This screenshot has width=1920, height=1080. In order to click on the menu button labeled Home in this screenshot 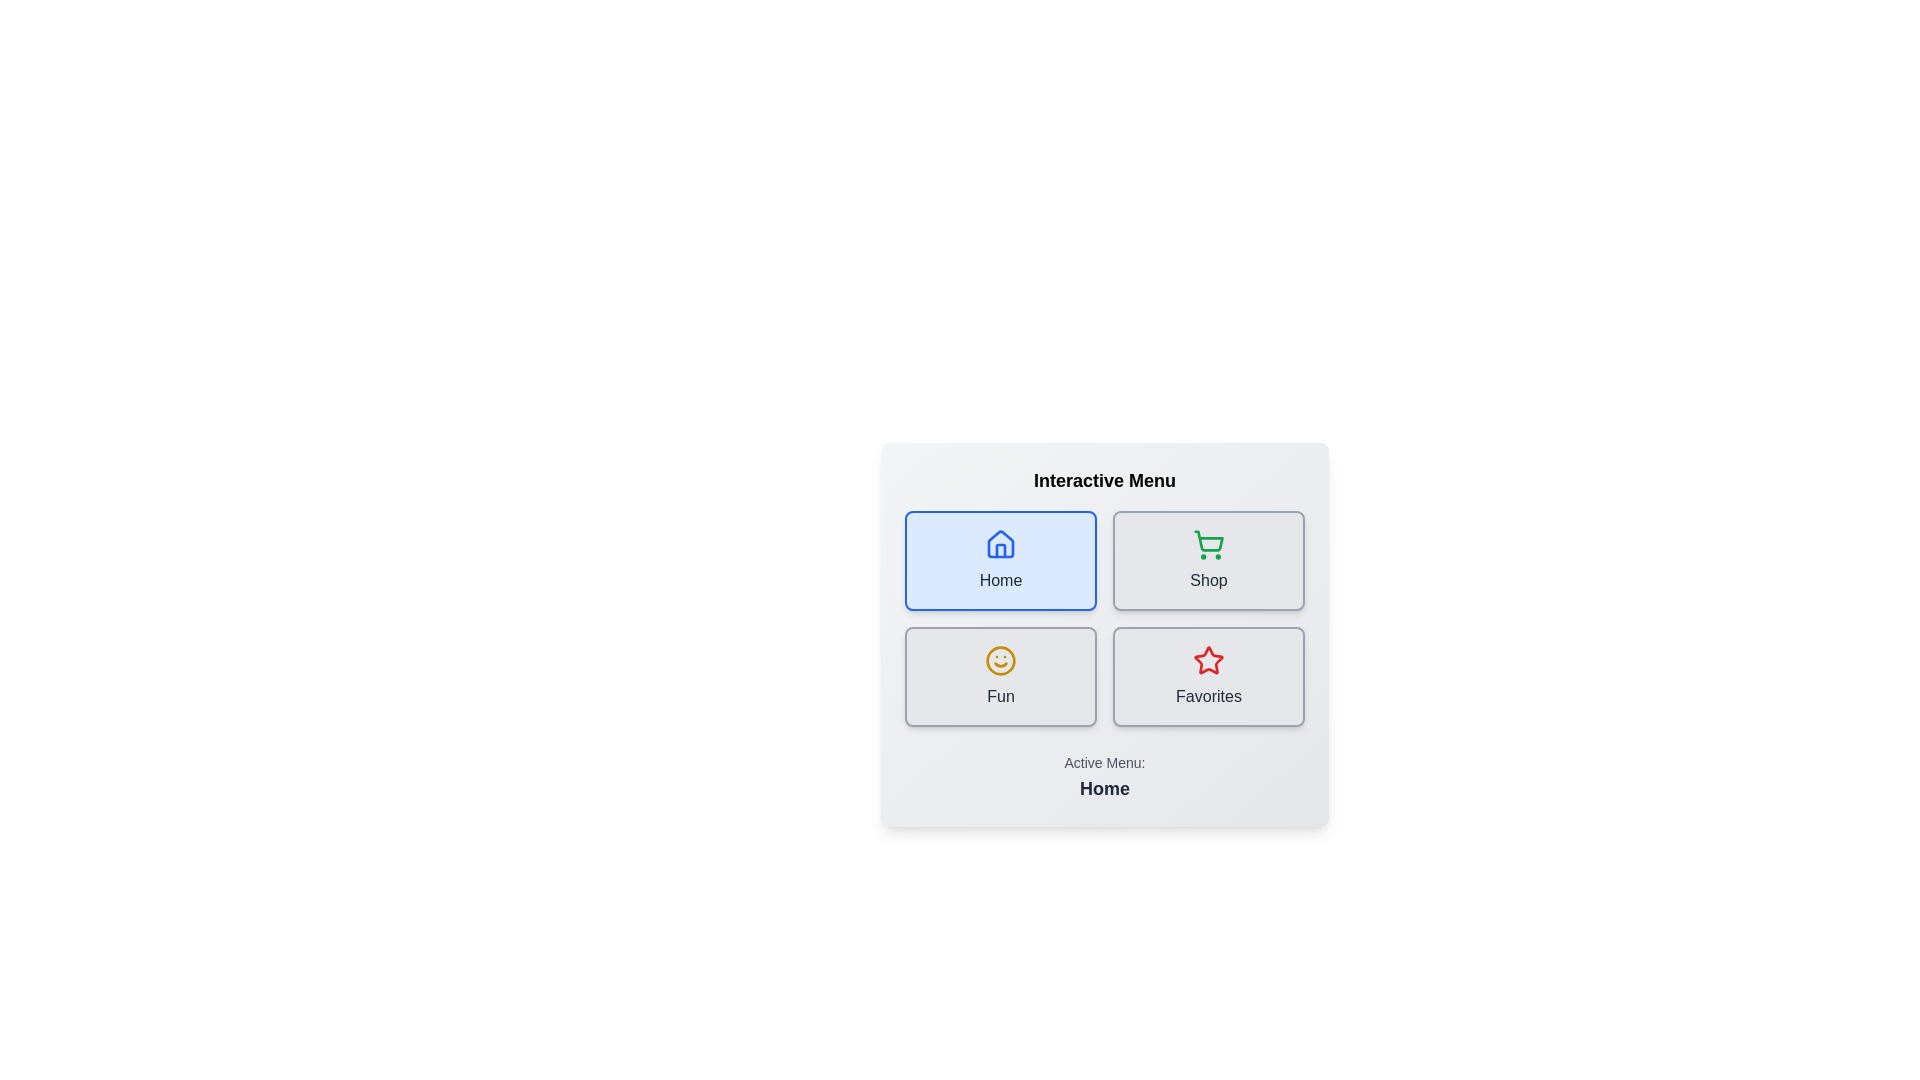, I will do `click(1001, 560)`.